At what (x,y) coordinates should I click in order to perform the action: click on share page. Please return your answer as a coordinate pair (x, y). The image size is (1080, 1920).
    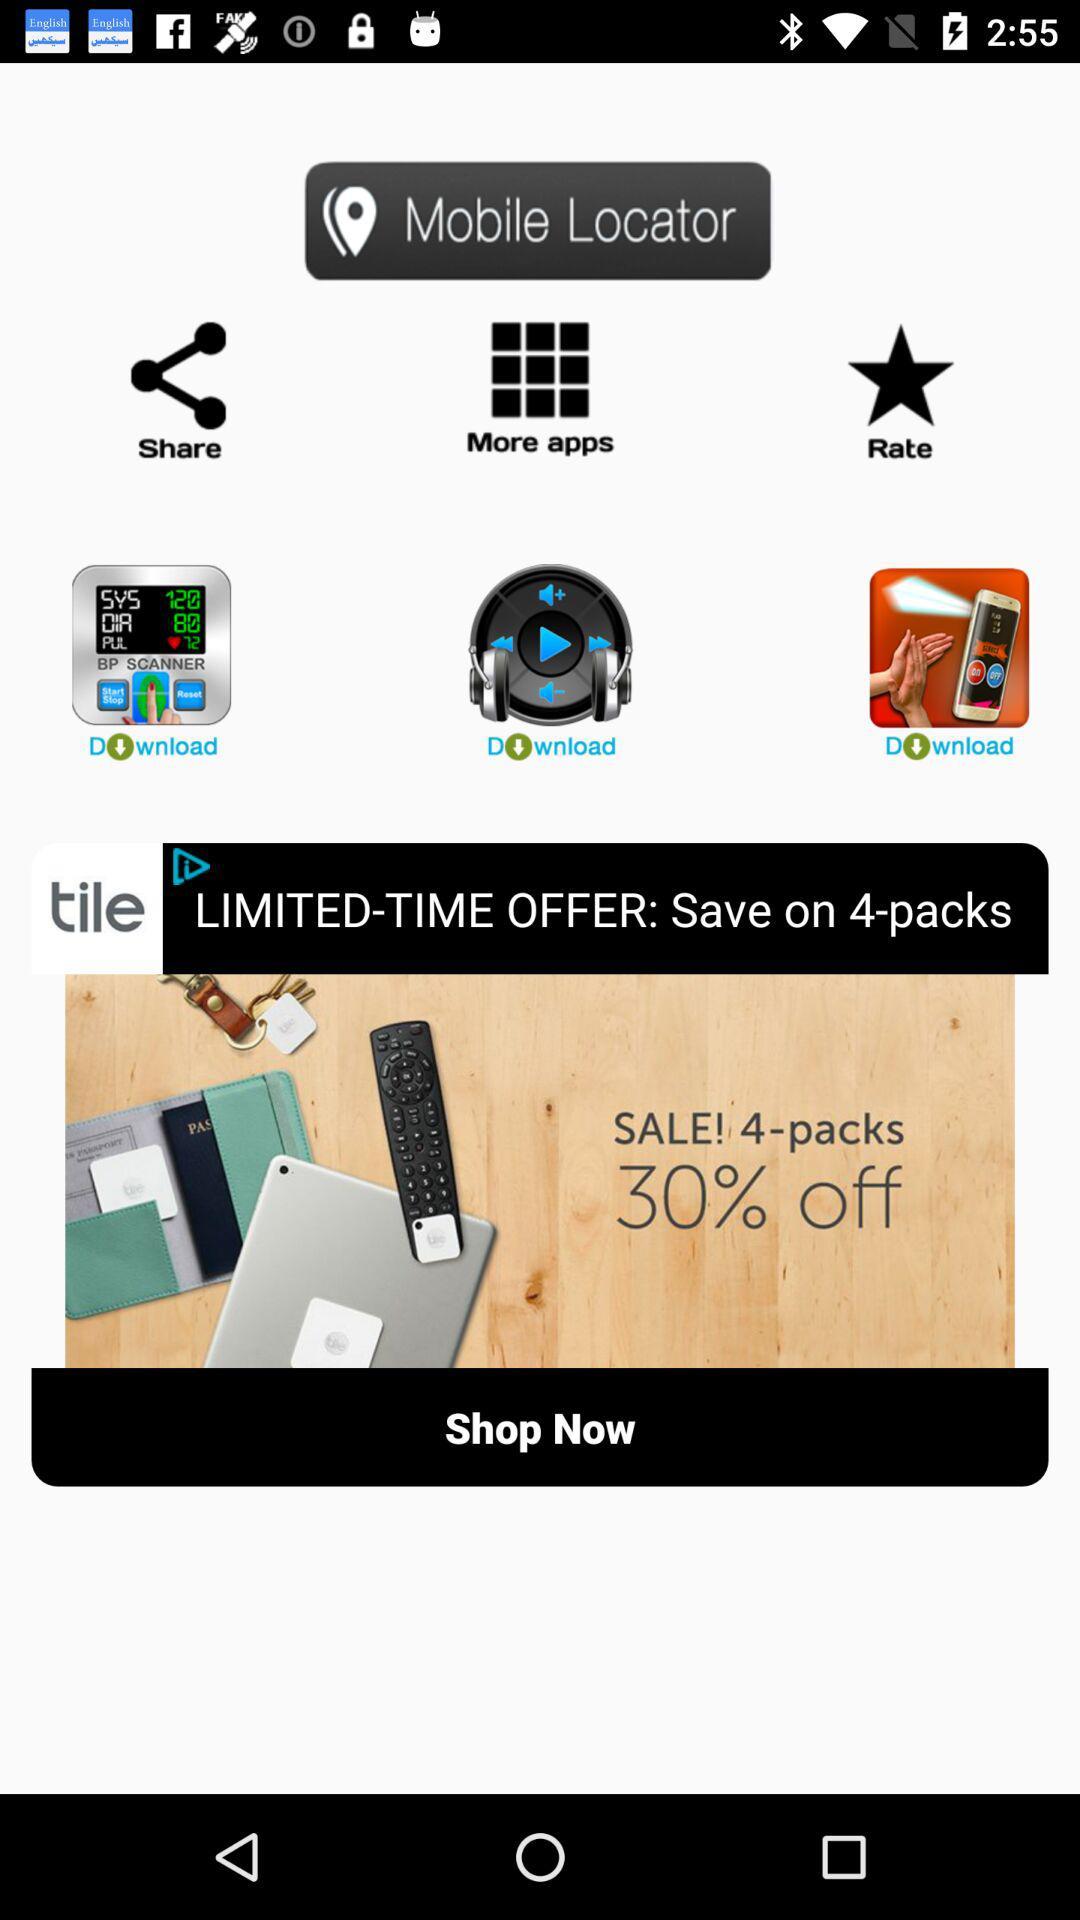
    Looking at the image, I should click on (180, 391).